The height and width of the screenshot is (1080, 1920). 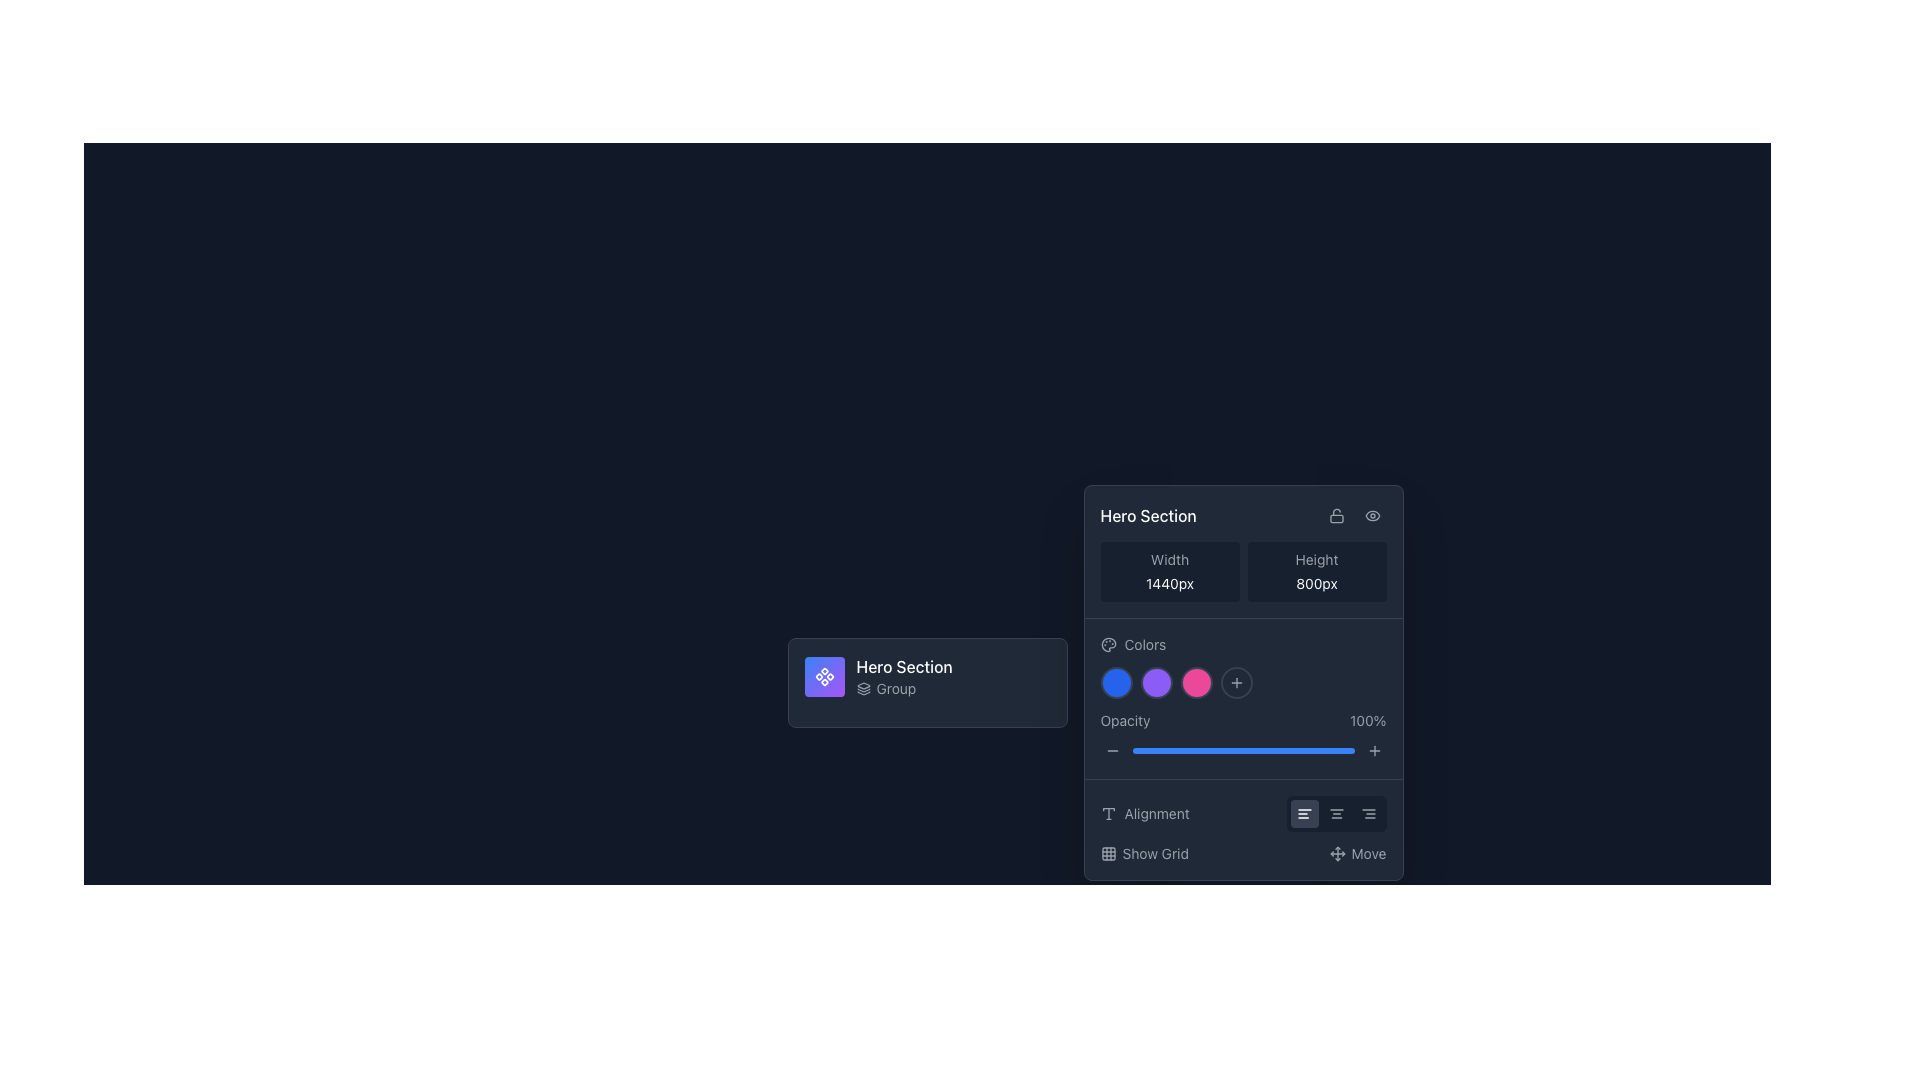 What do you see at coordinates (1316, 559) in the screenshot?
I see `the 'Height' label, which is a bold, light gray text positioned at the top of a dark gray panel, clearly contrasted and aligned with '800px'` at bounding box center [1316, 559].